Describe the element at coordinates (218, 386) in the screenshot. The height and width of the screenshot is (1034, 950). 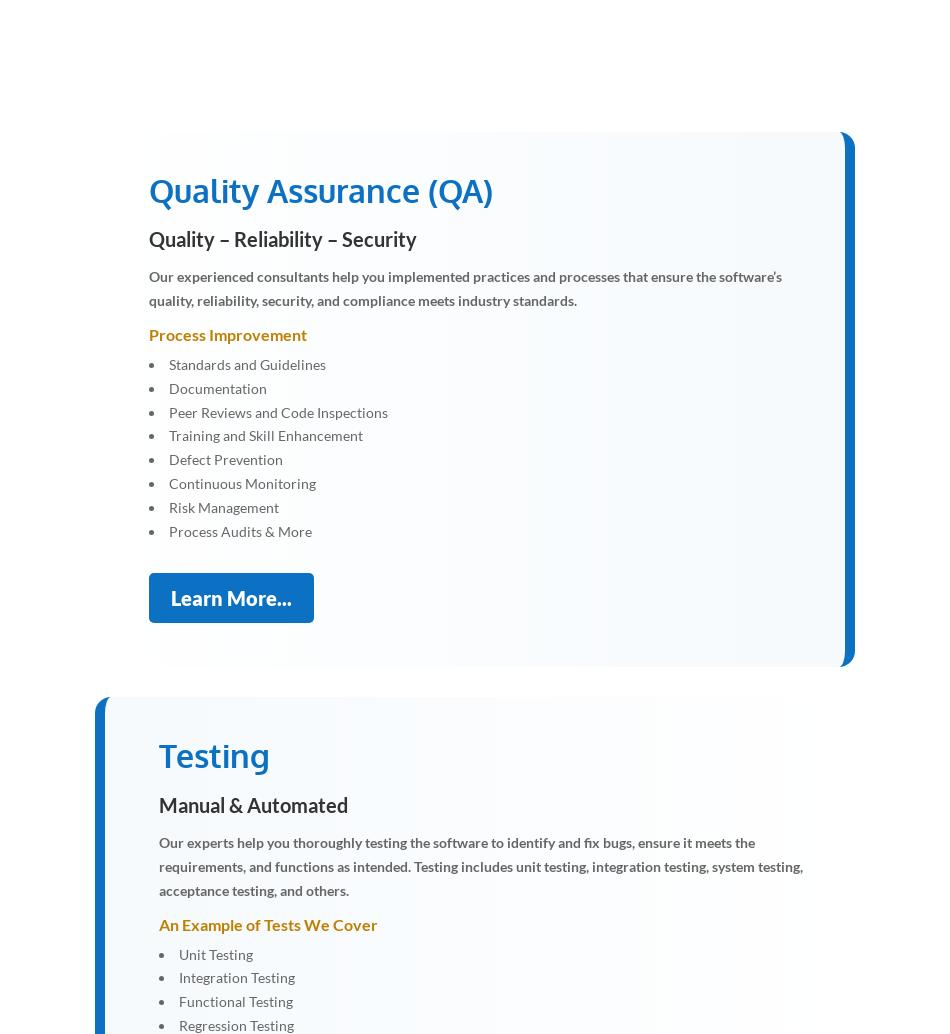
I see `'Documentation'` at that location.